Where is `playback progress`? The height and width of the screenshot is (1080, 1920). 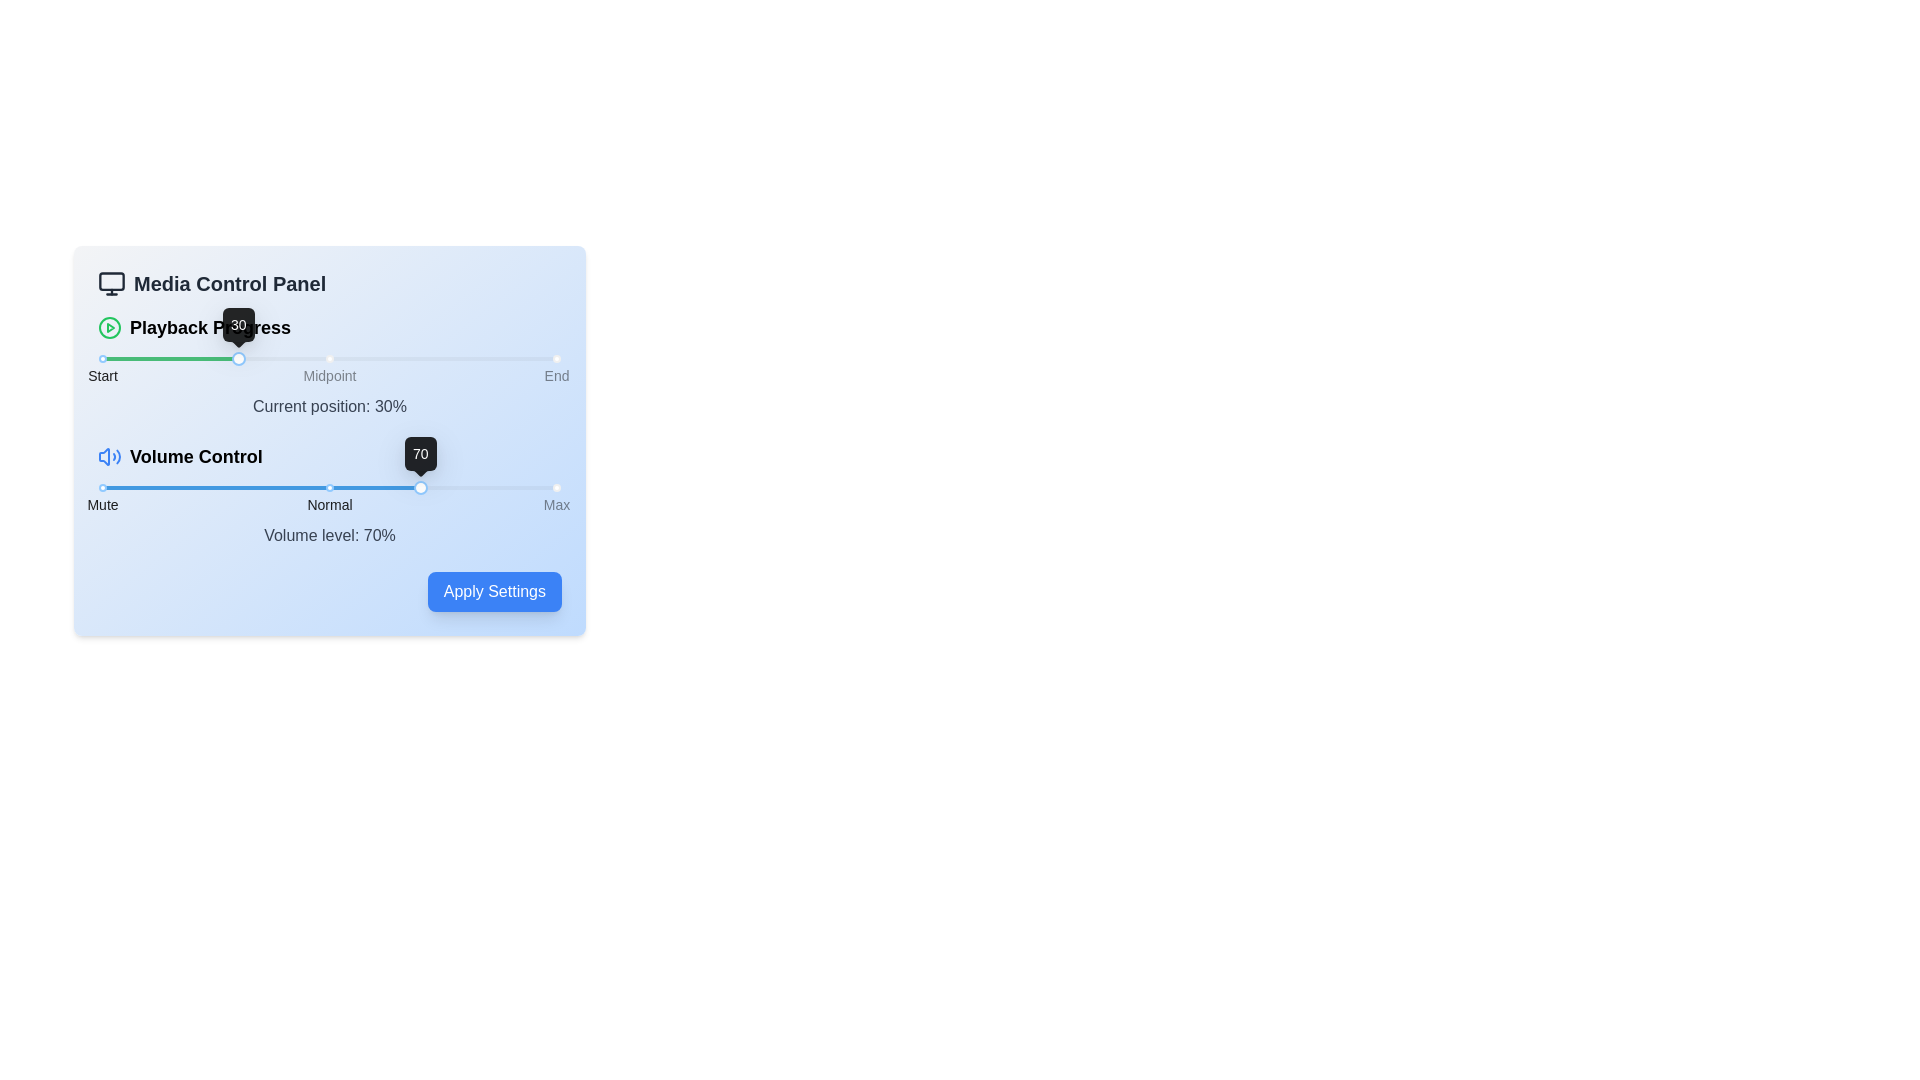
playback progress is located at coordinates (216, 357).